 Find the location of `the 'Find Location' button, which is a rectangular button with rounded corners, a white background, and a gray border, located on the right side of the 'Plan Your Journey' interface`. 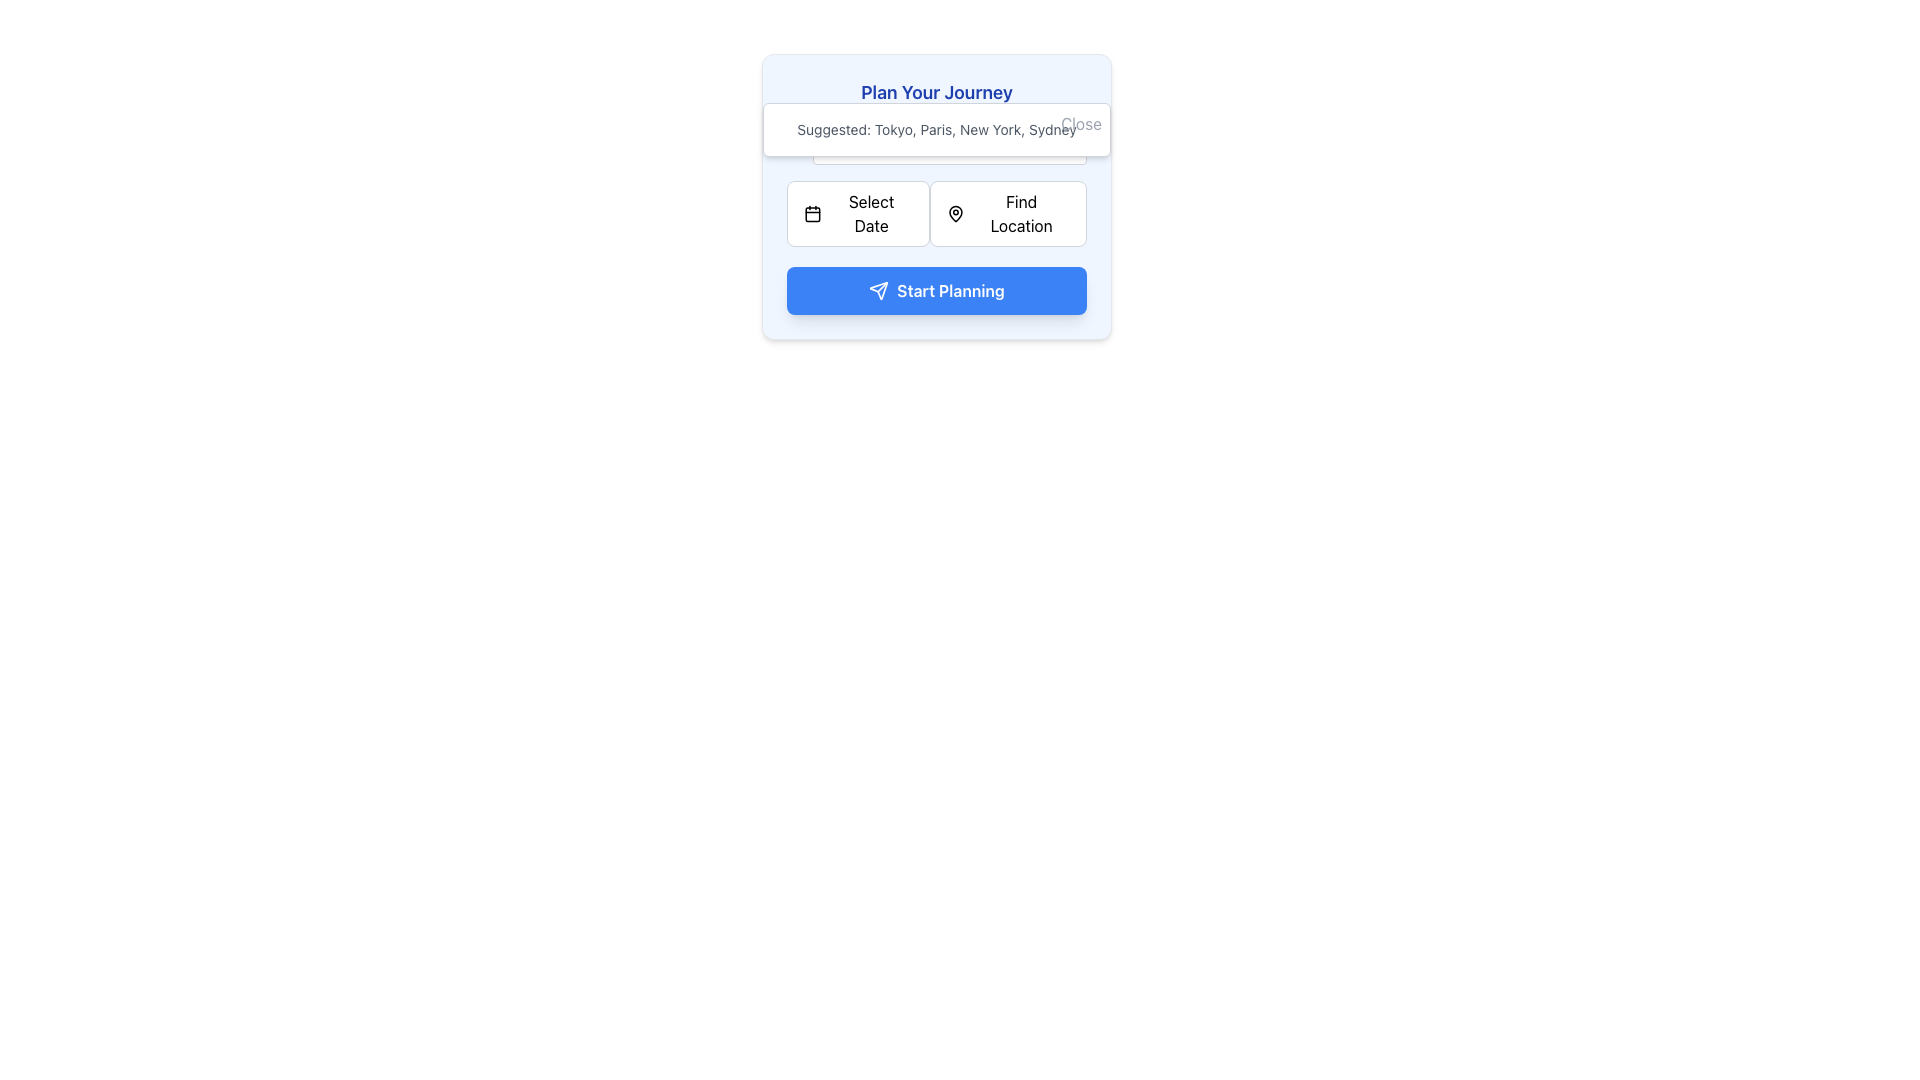

the 'Find Location' button, which is a rectangular button with rounded corners, a white background, and a gray border, located on the right side of the 'Plan Your Journey' interface is located at coordinates (1008, 213).